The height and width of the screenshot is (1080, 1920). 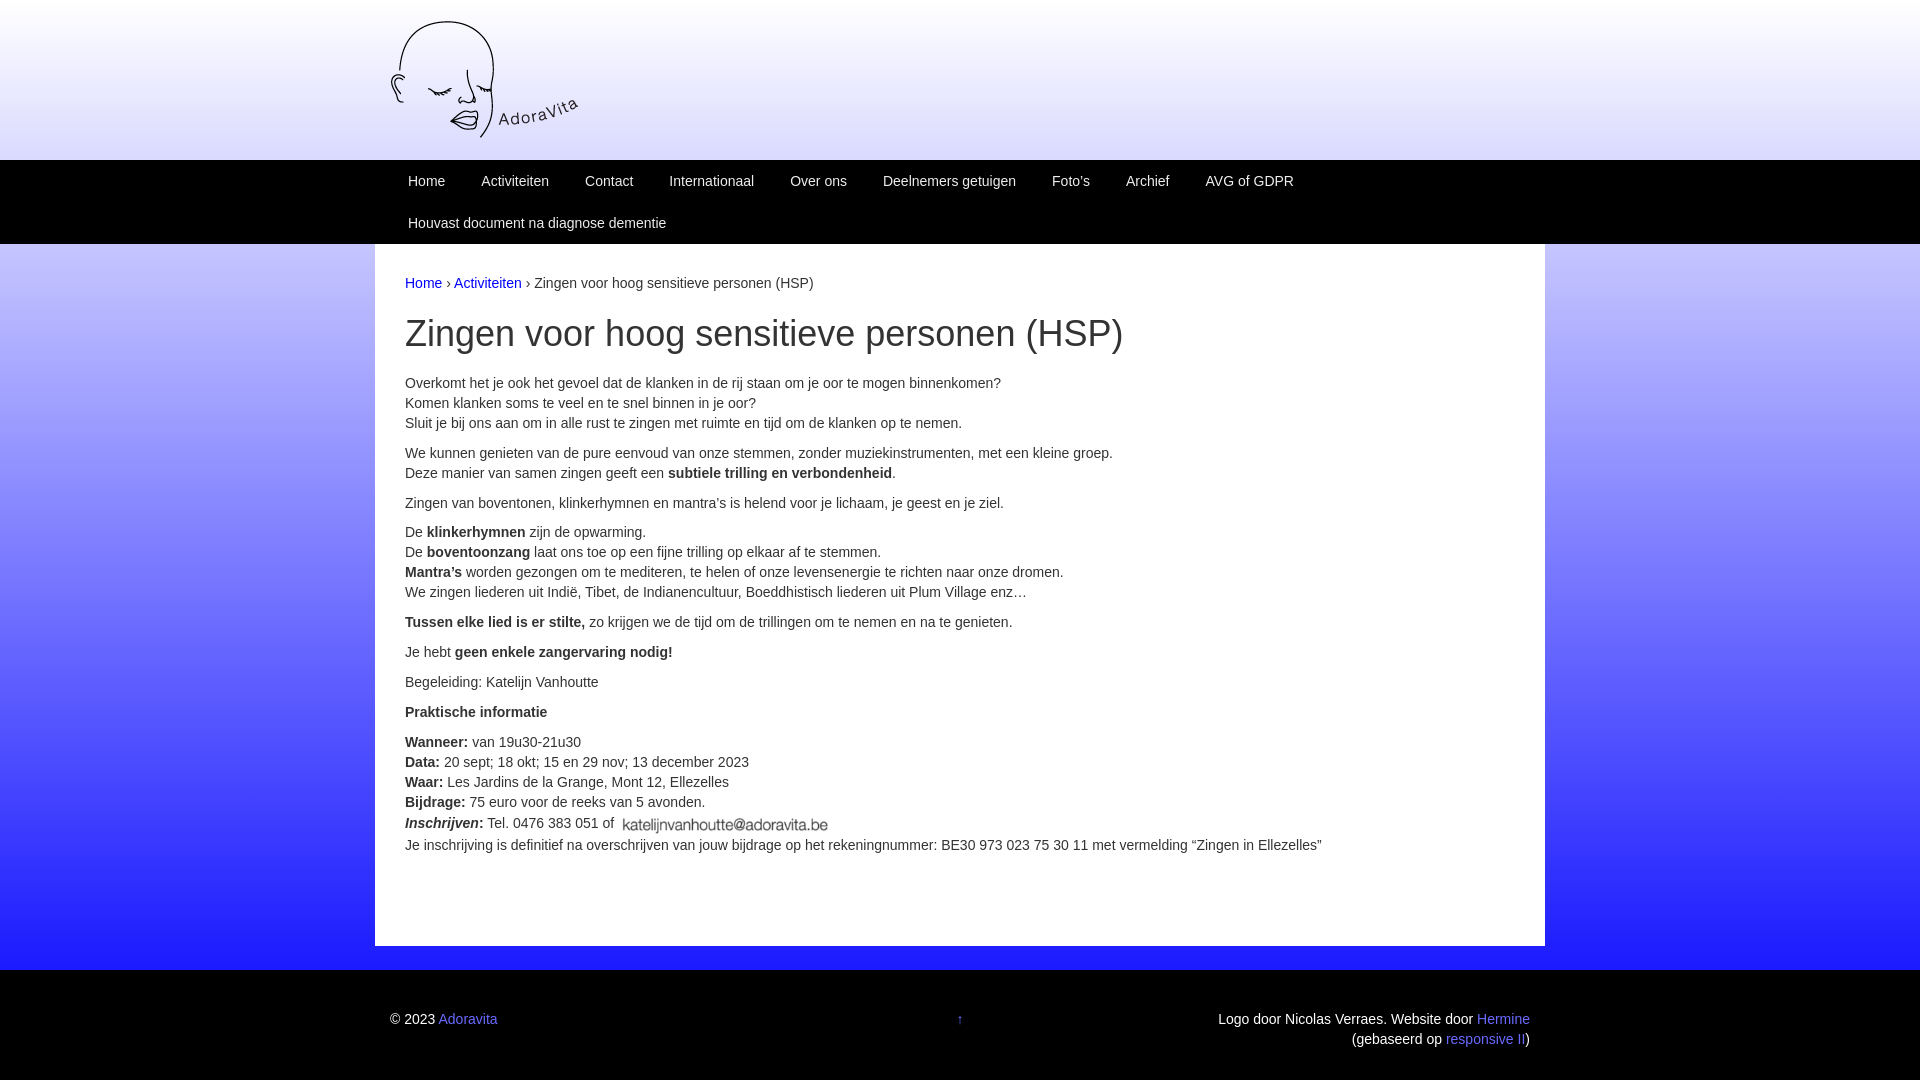 I want to click on 'Skip to content', so click(x=46, y=10).